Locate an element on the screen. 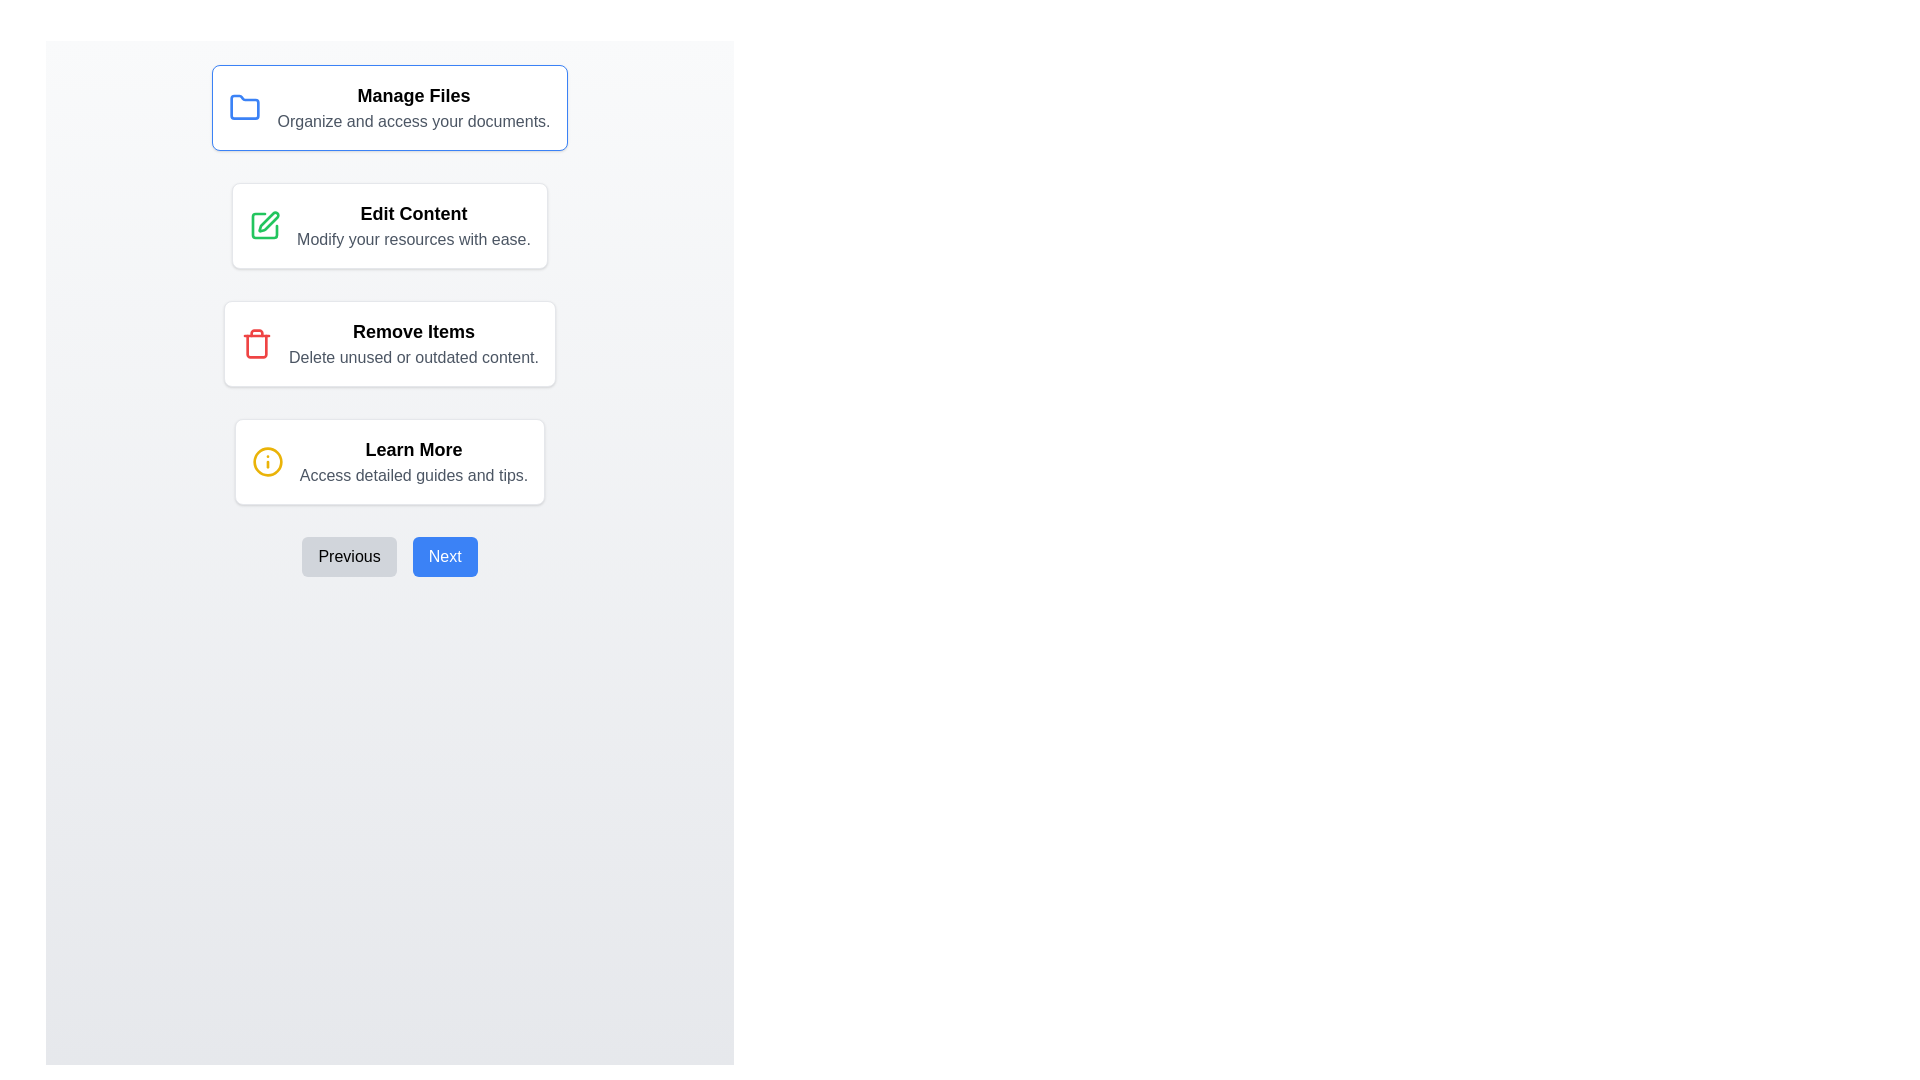 This screenshot has height=1080, width=1920. the pen icon in the 'Edit Content' section, which visually indicates the editing functionality is located at coordinates (267, 222).